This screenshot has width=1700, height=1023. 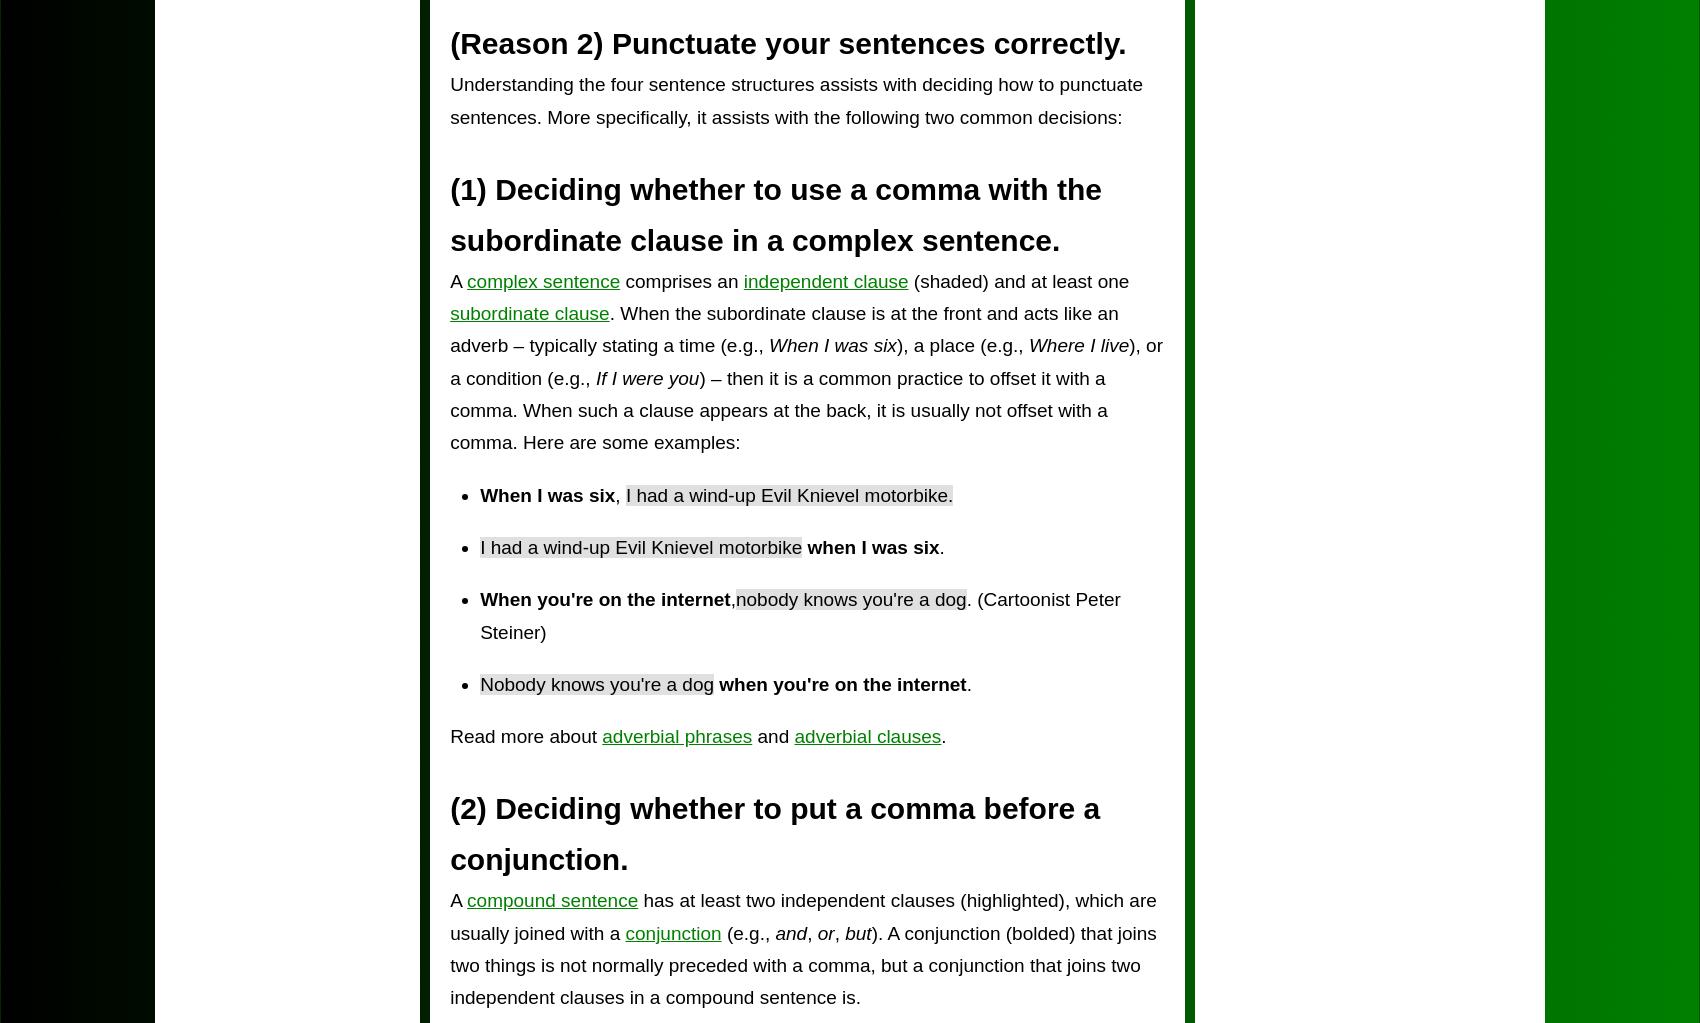 What do you see at coordinates (857, 931) in the screenshot?
I see `'but'` at bounding box center [857, 931].